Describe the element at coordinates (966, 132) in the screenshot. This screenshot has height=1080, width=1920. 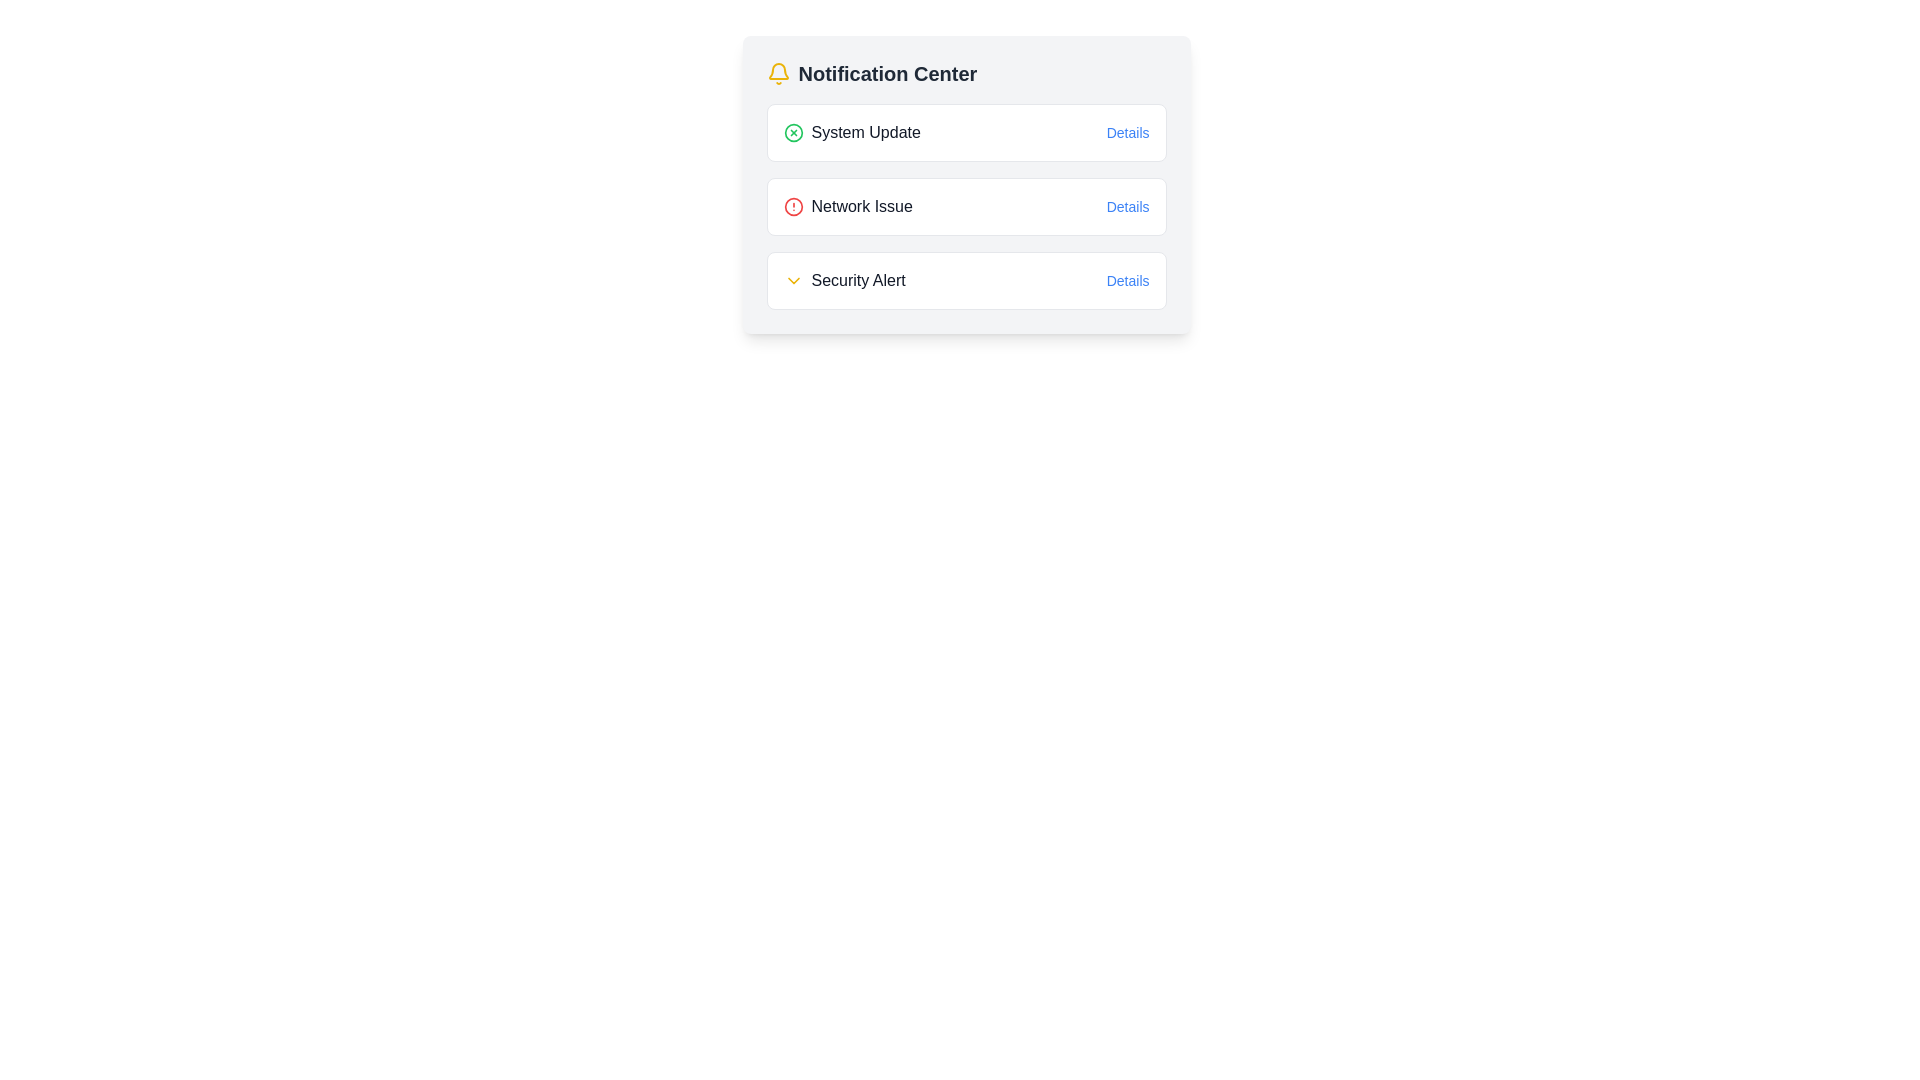
I see `update title from the notification entry labeled 'System Update', which is the first entry in the notification panel` at that location.